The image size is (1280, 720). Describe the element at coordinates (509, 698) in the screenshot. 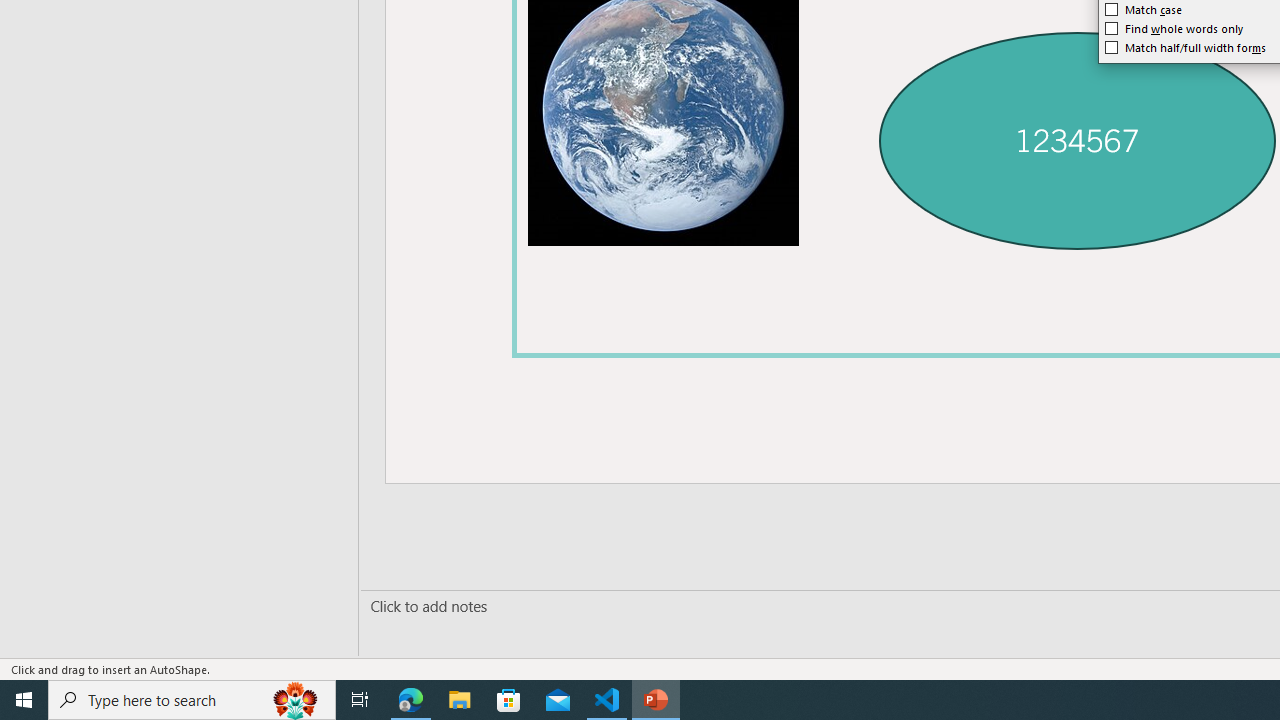

I see `'Microsoft Store'` at that location.